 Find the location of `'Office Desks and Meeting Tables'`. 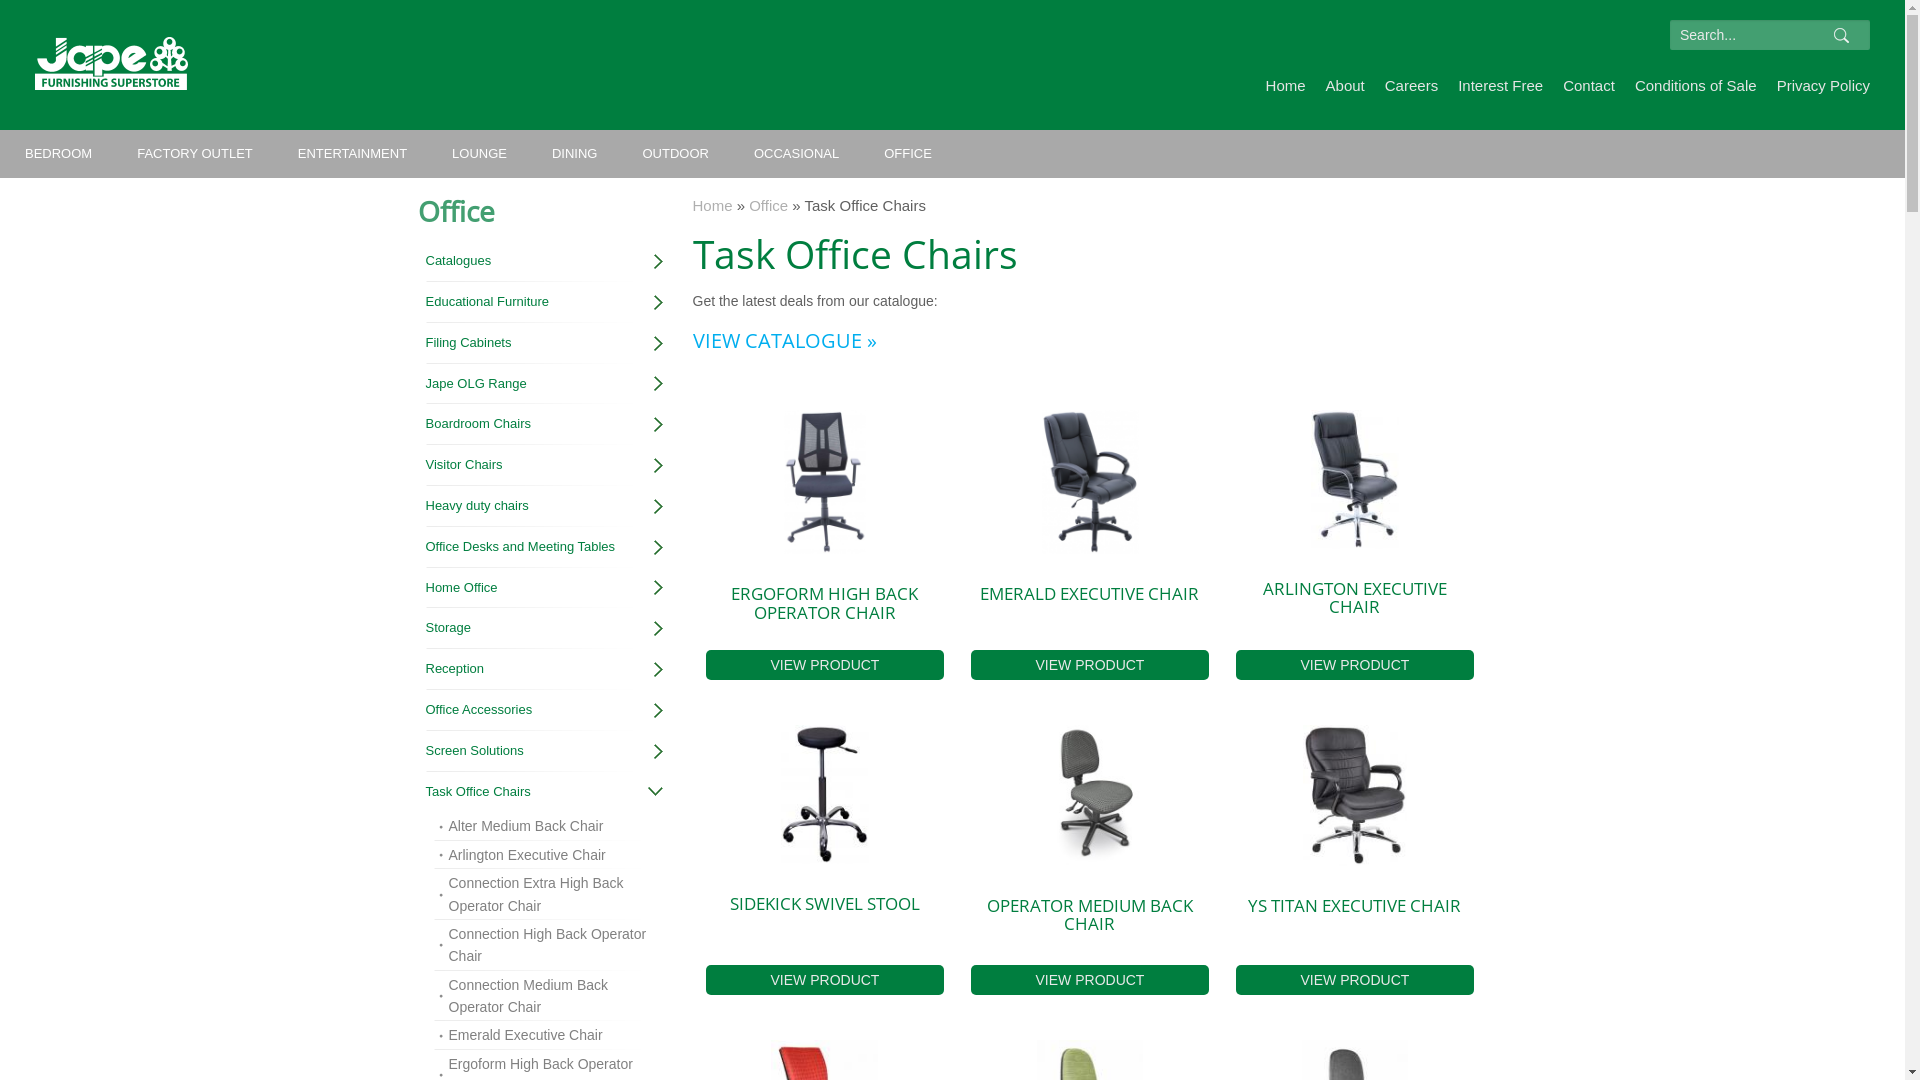

'Office Desks and Meeting Tables' is located at coordinates (544, 547).